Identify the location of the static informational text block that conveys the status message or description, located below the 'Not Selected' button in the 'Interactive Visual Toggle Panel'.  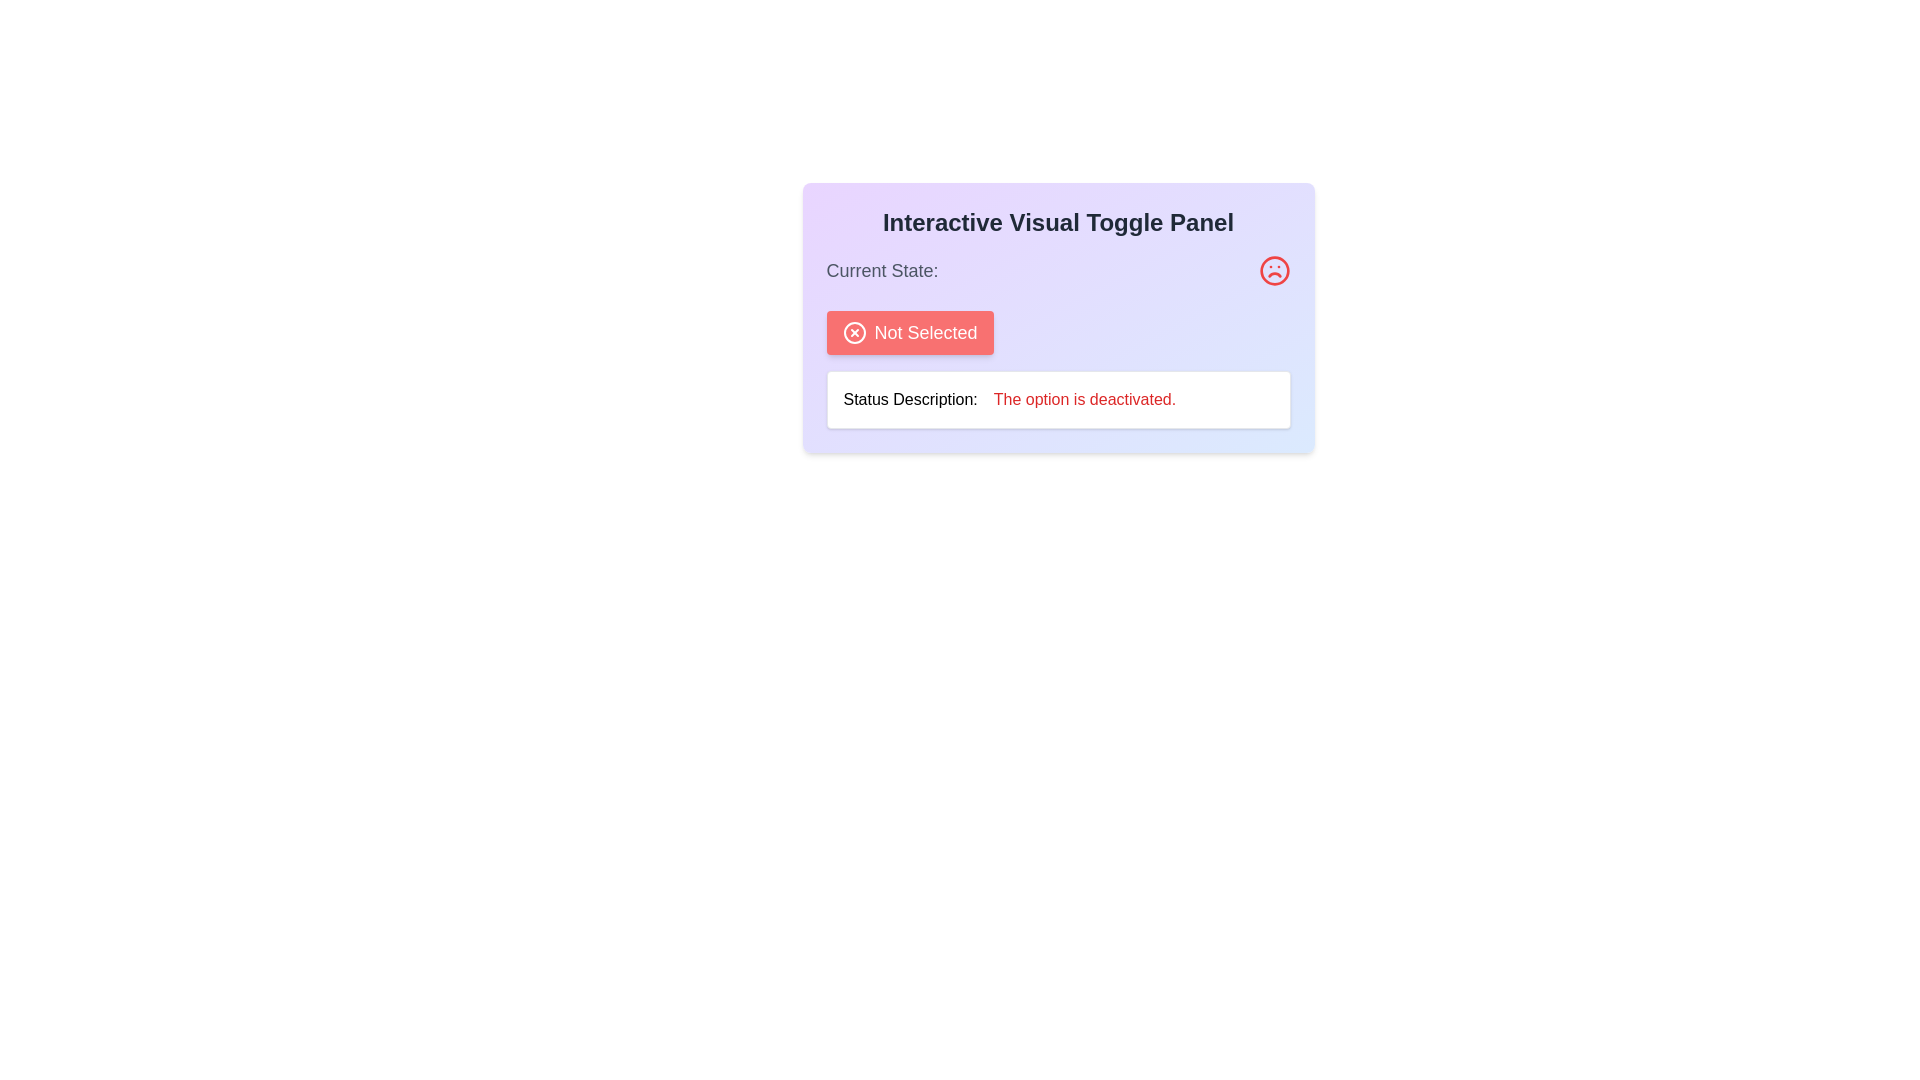
(1057, 400).